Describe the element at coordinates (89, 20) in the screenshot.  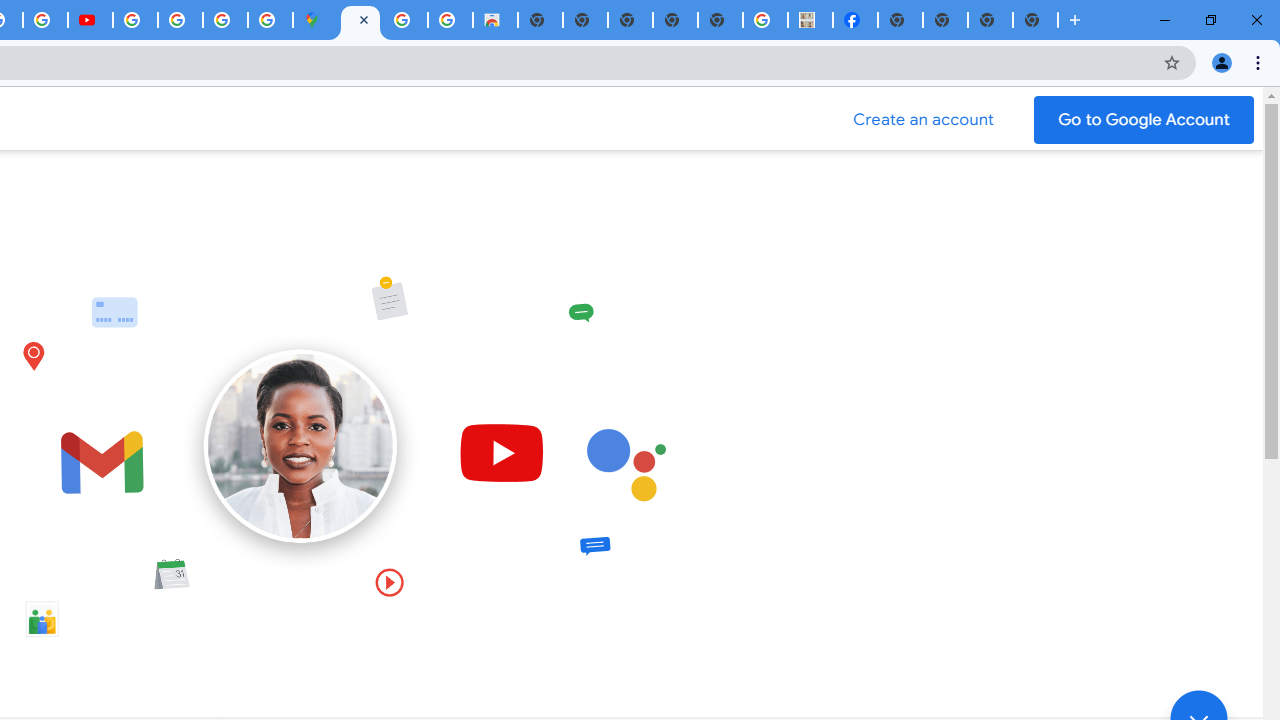
I see `'Subscriptions - YouTube'` at that location.